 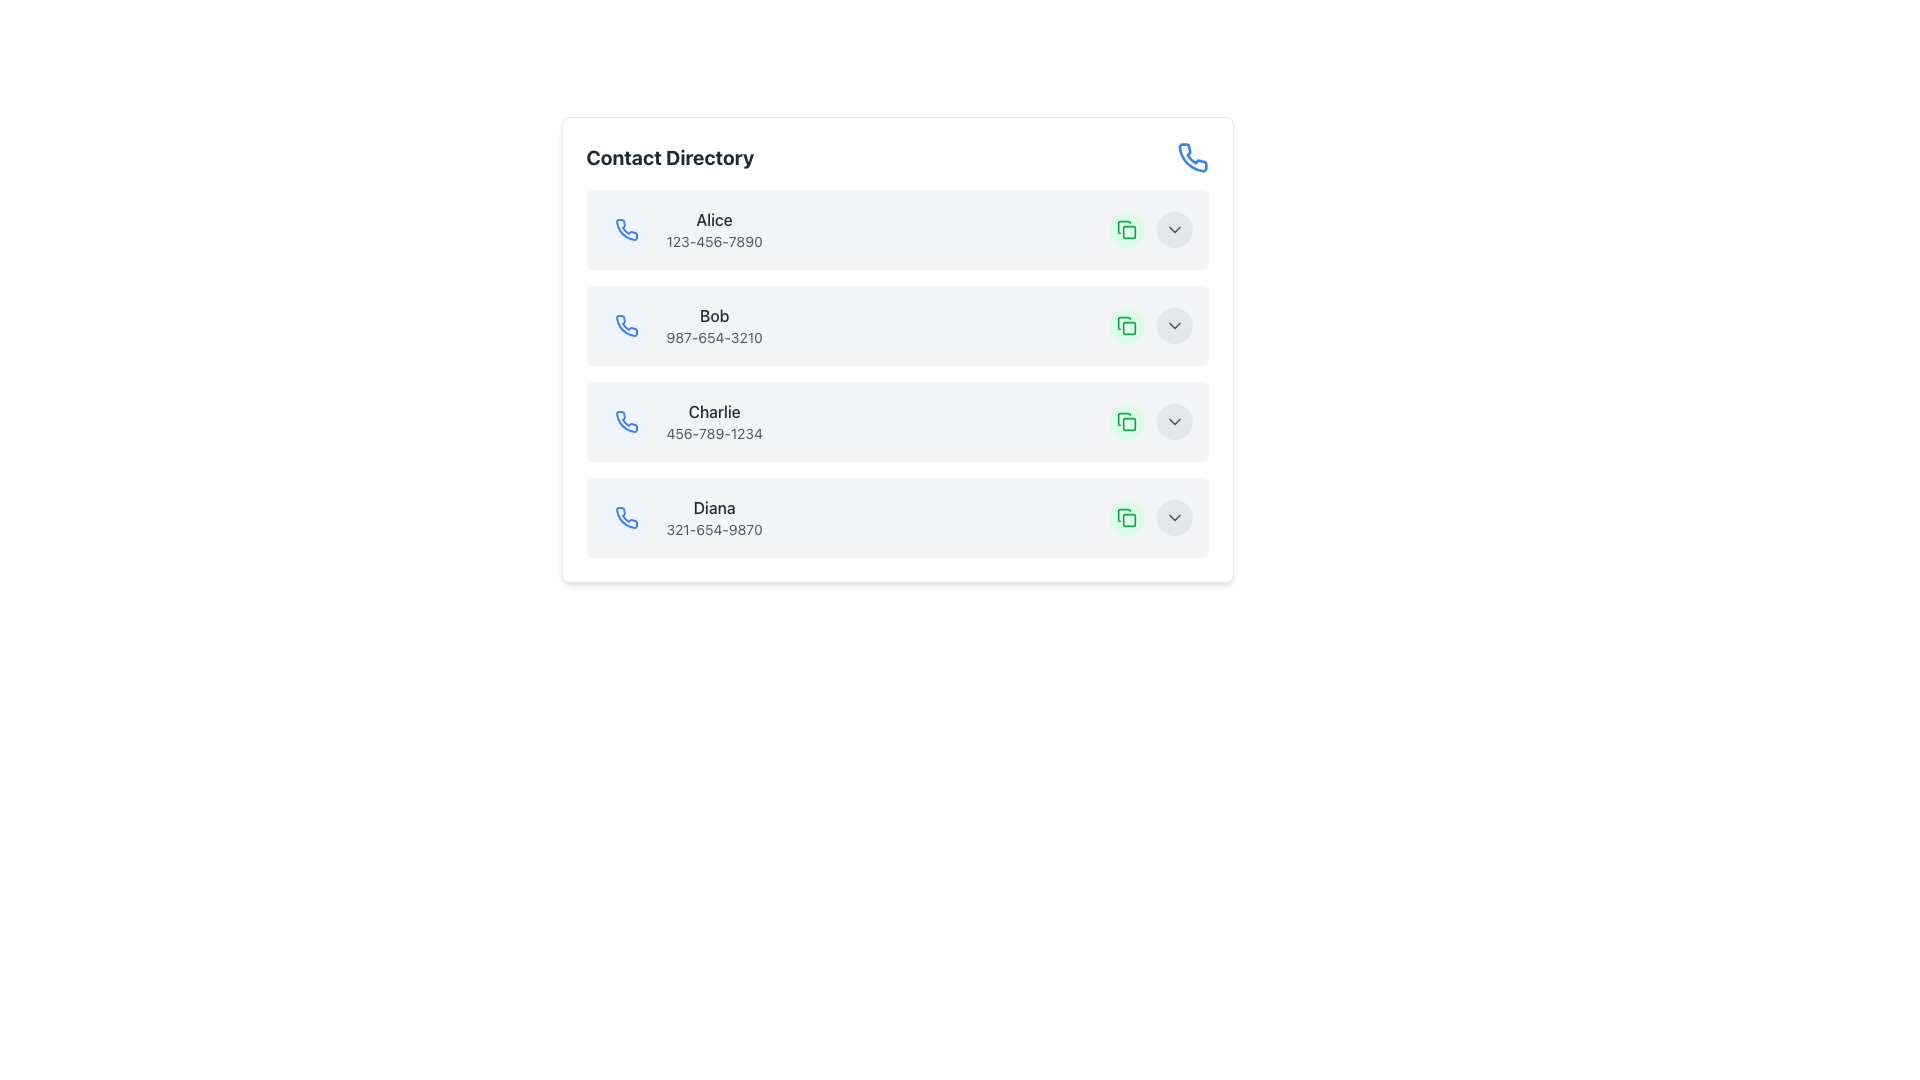 I want to click on the copy icon button located in the action column for the contact named 'Bob', so click(x=1126, y=229).